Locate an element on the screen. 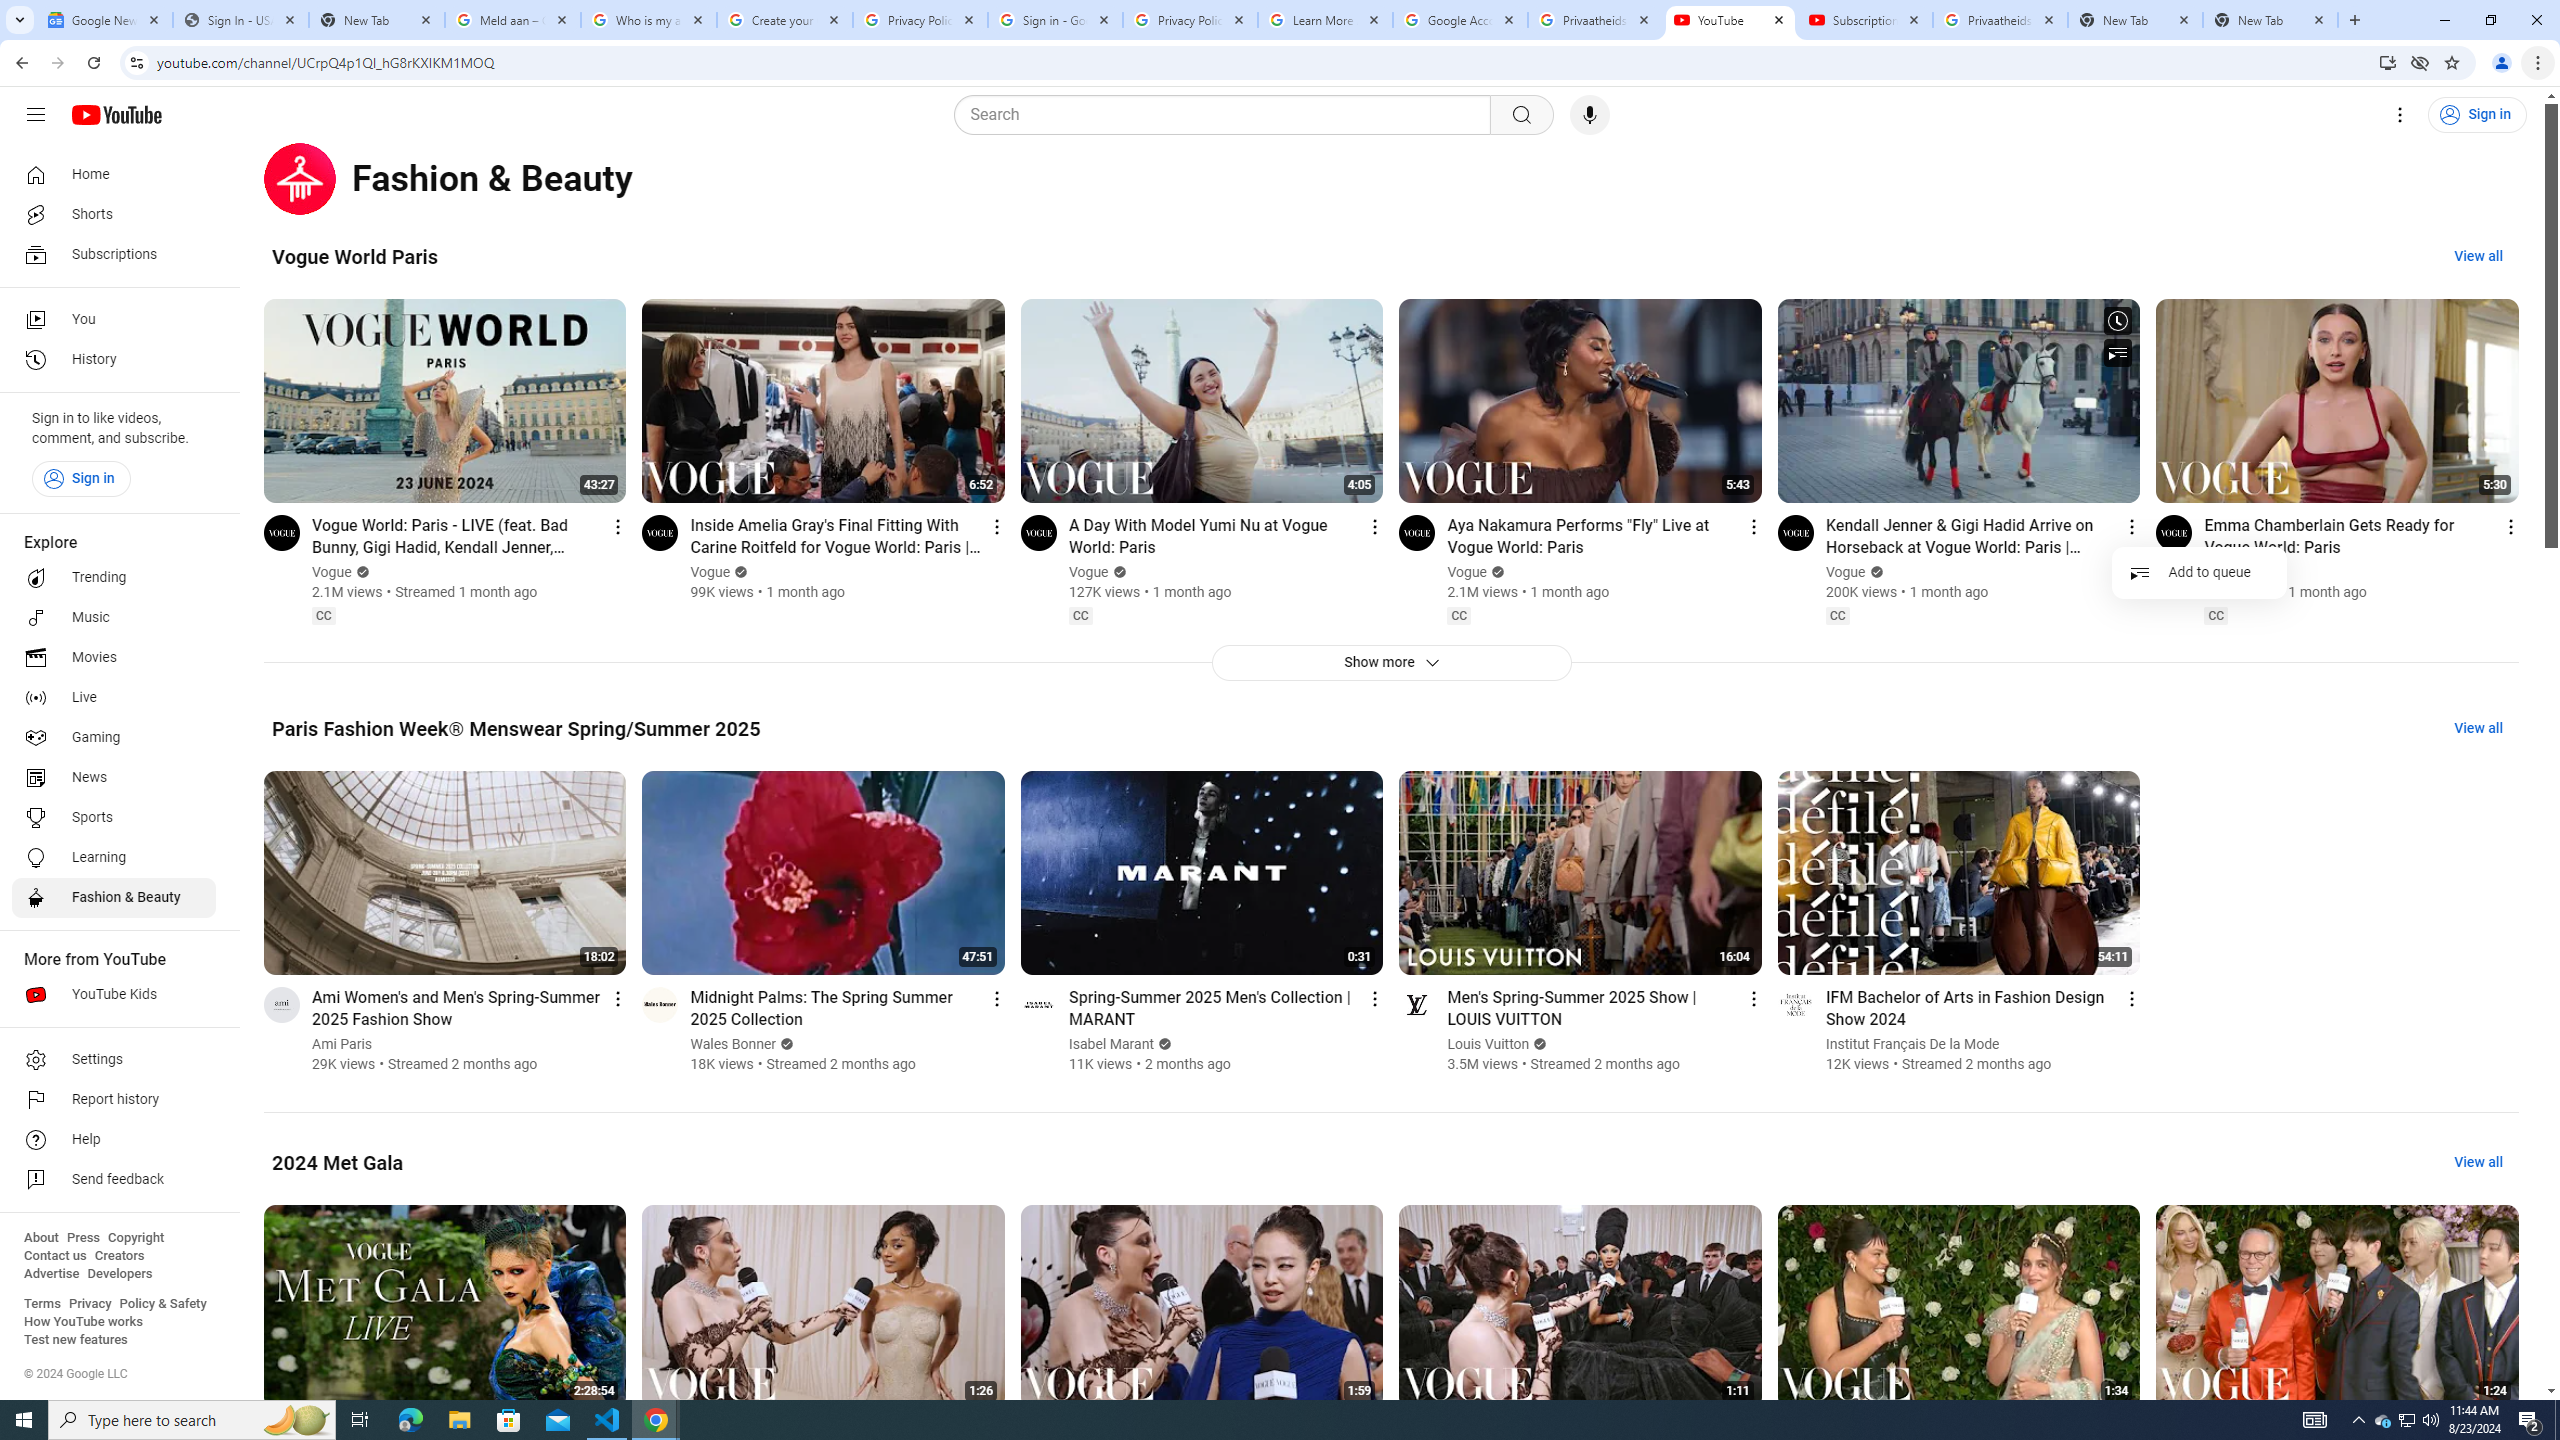 The width and height of the screenshot is (2560, 1440). 'Show more' is located at coordinates (1390, 662).